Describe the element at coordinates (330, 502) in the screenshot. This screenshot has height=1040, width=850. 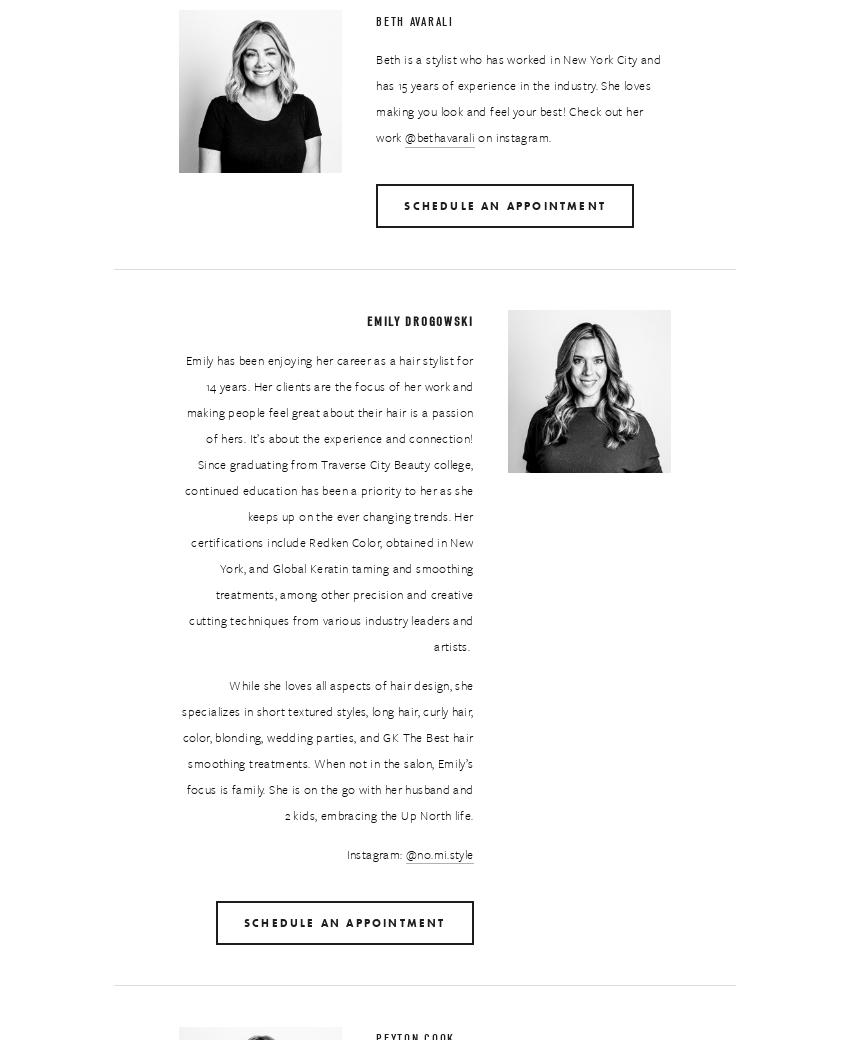
I see `'Emily has been enjoying her career as a hair stylist for 14 years. Her clients are the focus of her work and making people feel great about their hair is a passion of hers. It’s about the experience and connection! Since graduating from Traverse City Beauty college, continued education has been a priority to her as she keeps up on the ever changing trends. Her certifications include Redken Color, obtained in New York, and Global Keratin taming and smoothing treatments, among other precision and creative cutting techniques from various industry leaders and artists.'` at that location.